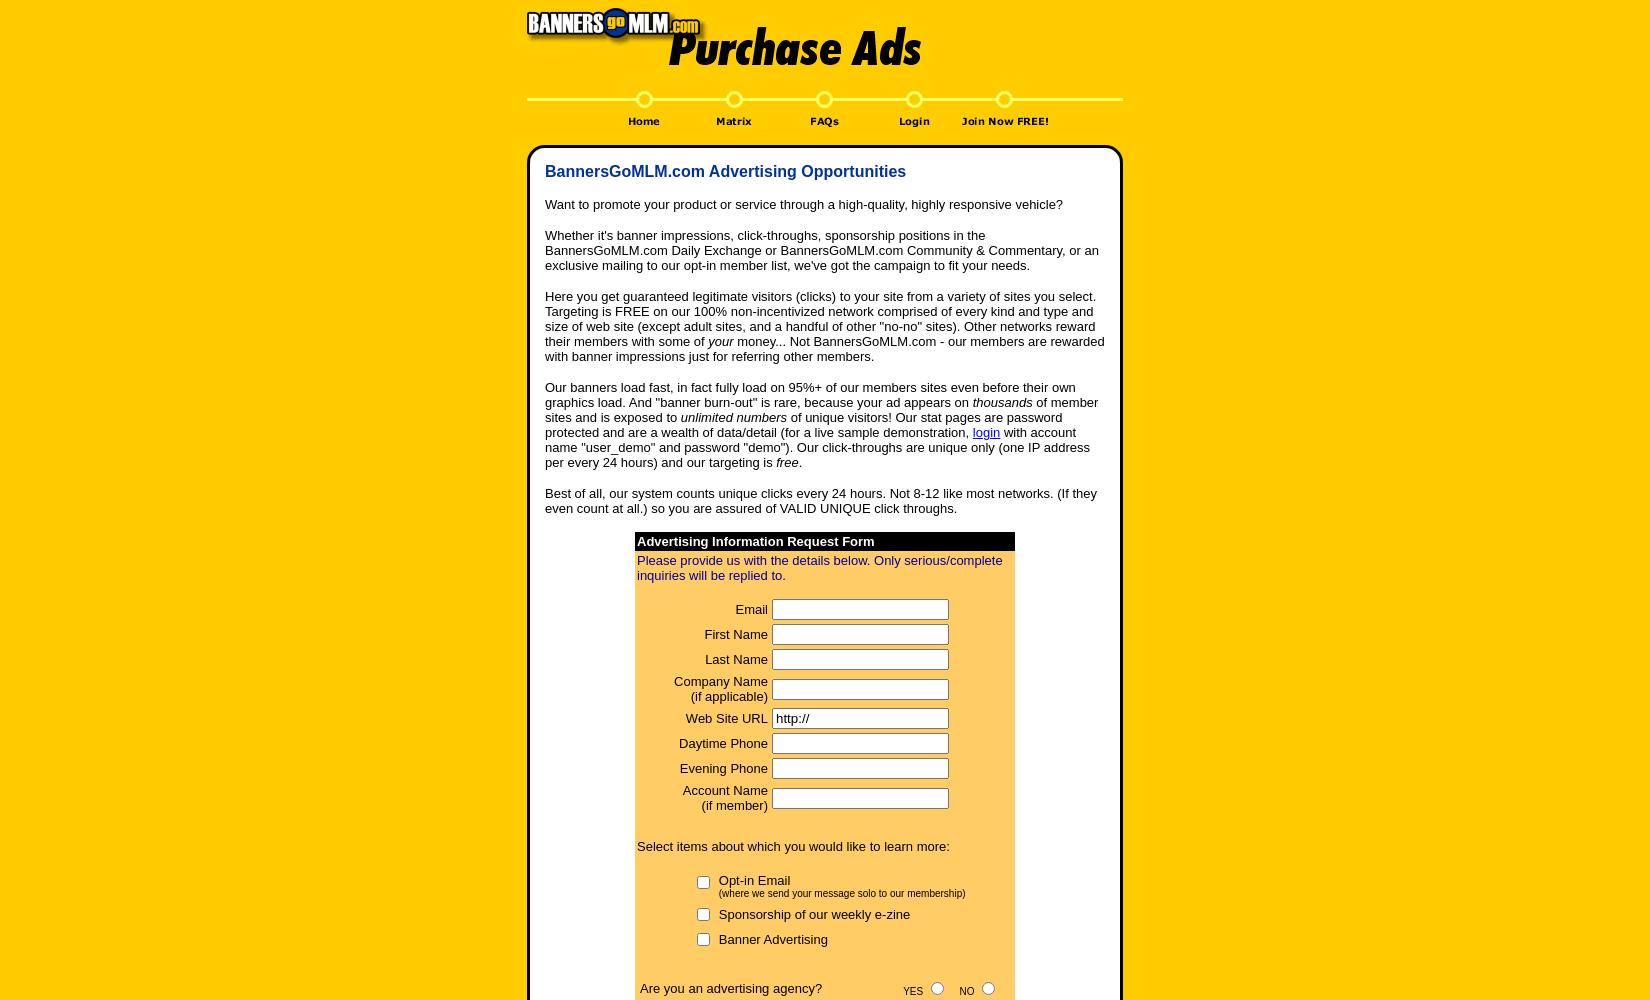 The image size is (1650, 1000). Describe the element at coordinates (818, 567) in the screenshot. I see `'Please provide us with the details below. Only serious/complete inquiries will be replied to.'` at that location.